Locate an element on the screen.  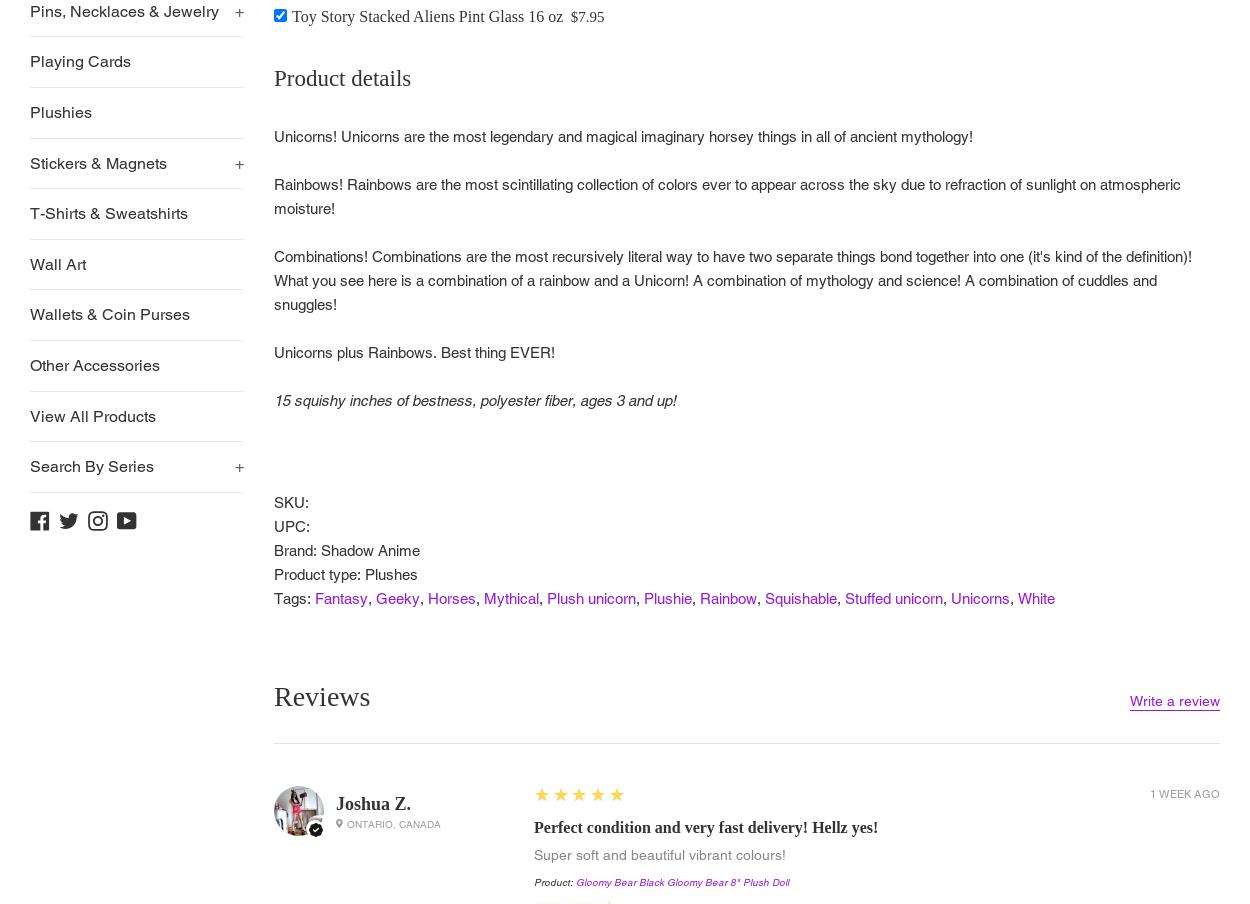
'Toy Story Stacked Aliens Pint Glass 16 oz' is located at coordinates (427, 14).